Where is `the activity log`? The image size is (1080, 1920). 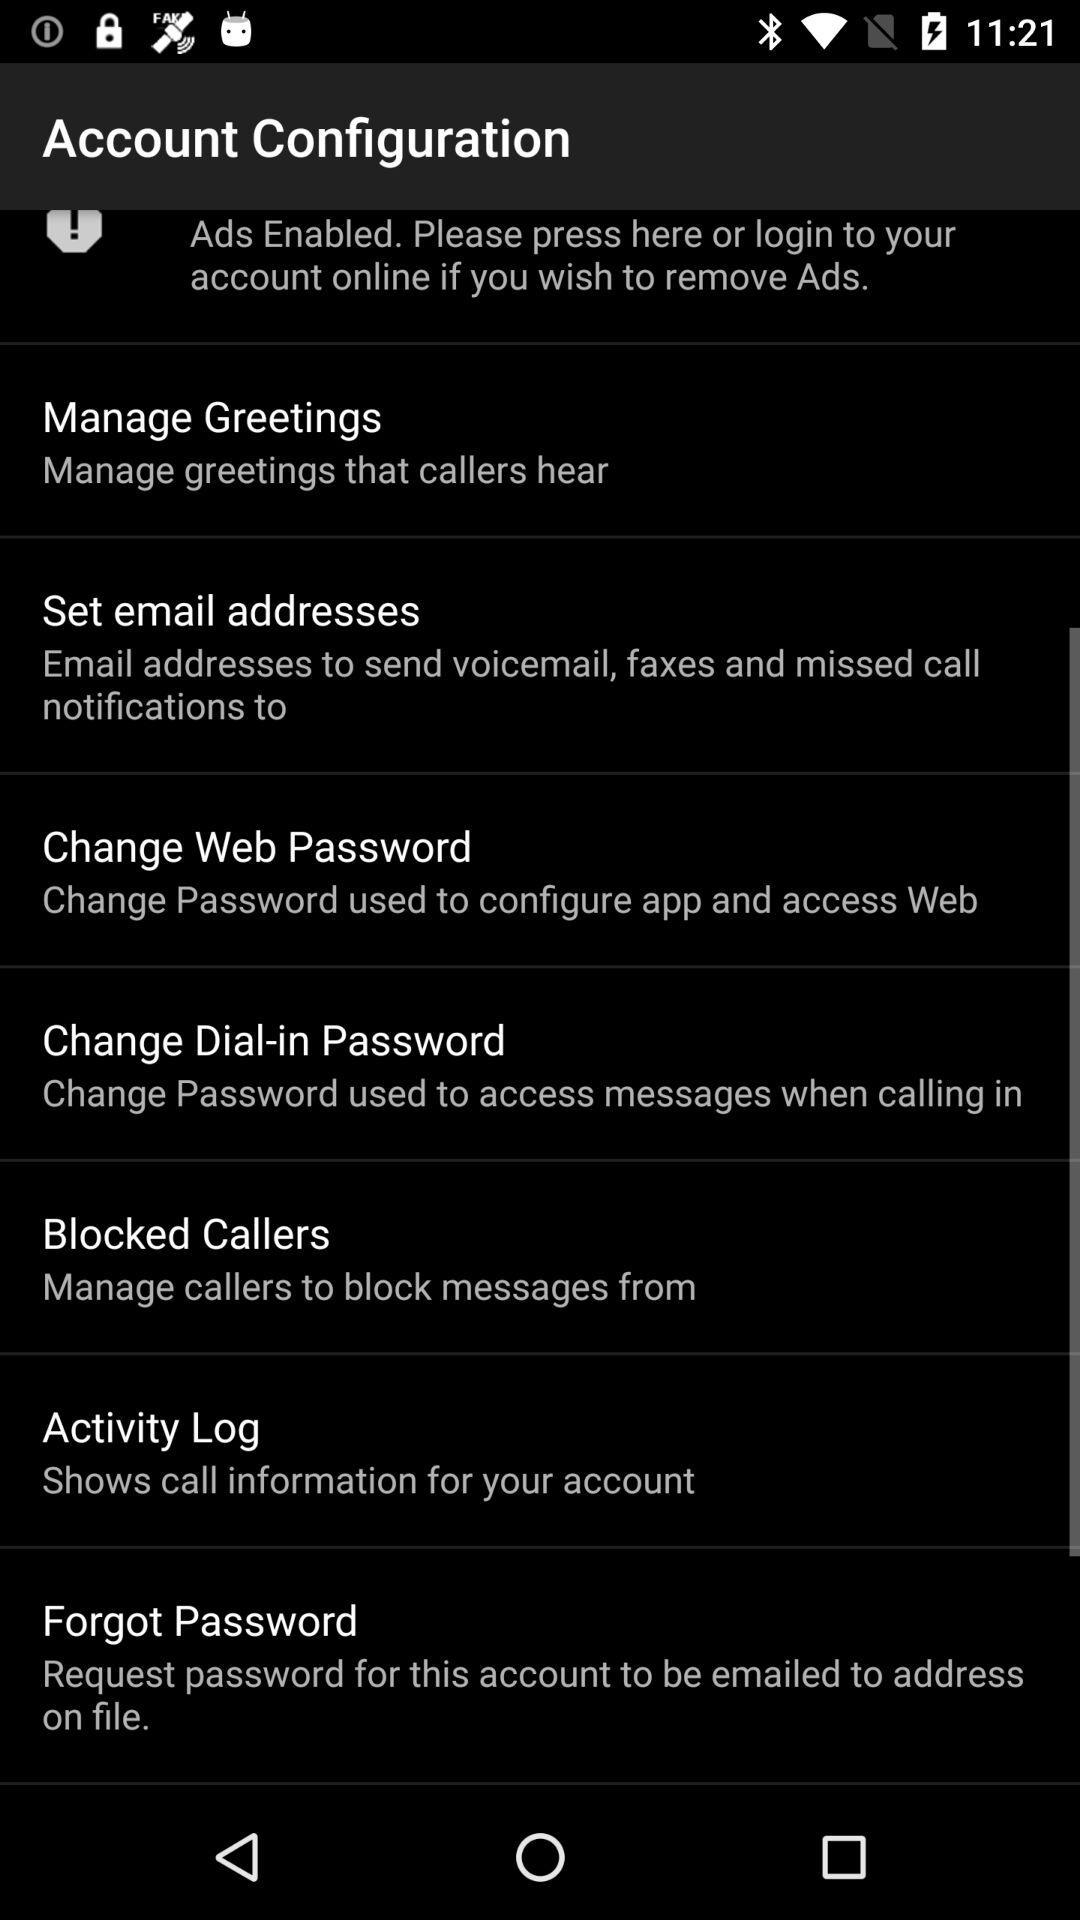
the activity log is located at coordinates (150, 1424).